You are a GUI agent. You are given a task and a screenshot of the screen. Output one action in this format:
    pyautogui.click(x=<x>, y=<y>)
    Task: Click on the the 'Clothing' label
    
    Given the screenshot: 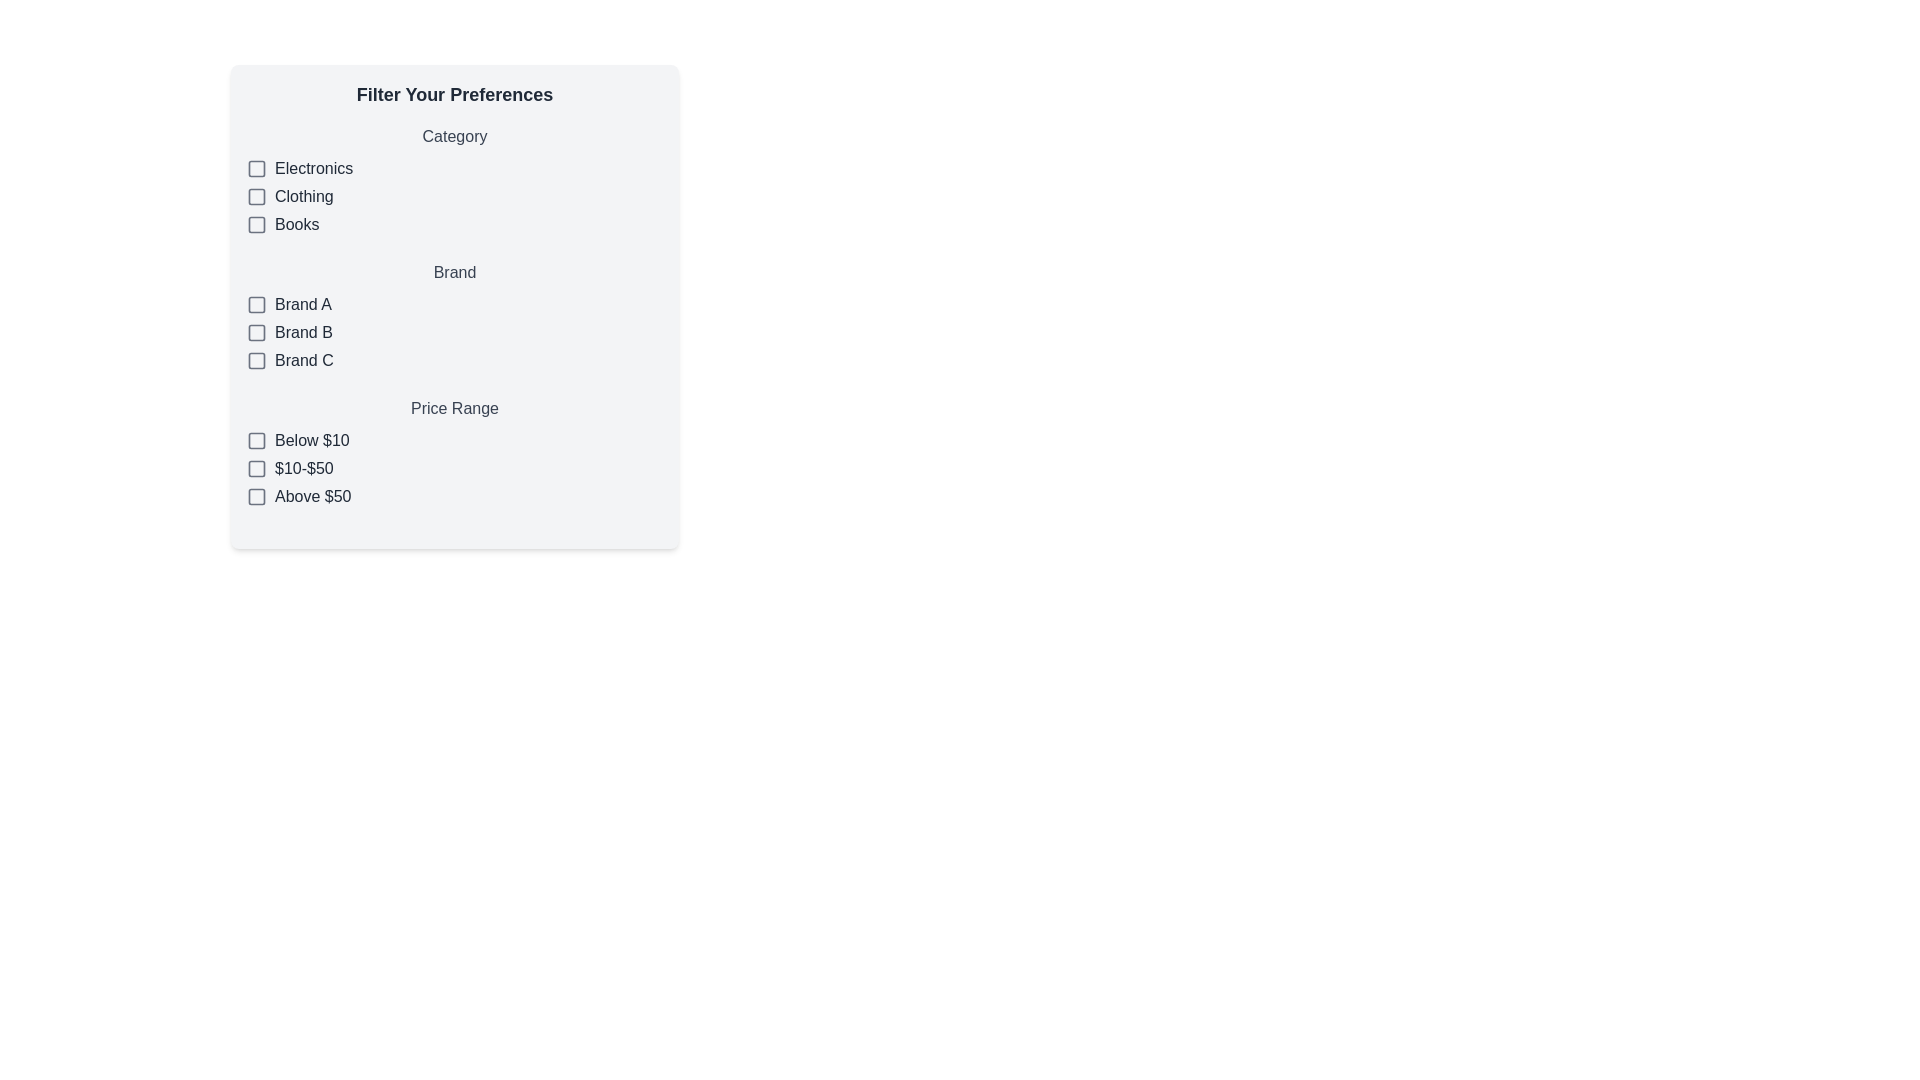 What is the action you would take?
    pyautogui.click(x=303, y=196)
    